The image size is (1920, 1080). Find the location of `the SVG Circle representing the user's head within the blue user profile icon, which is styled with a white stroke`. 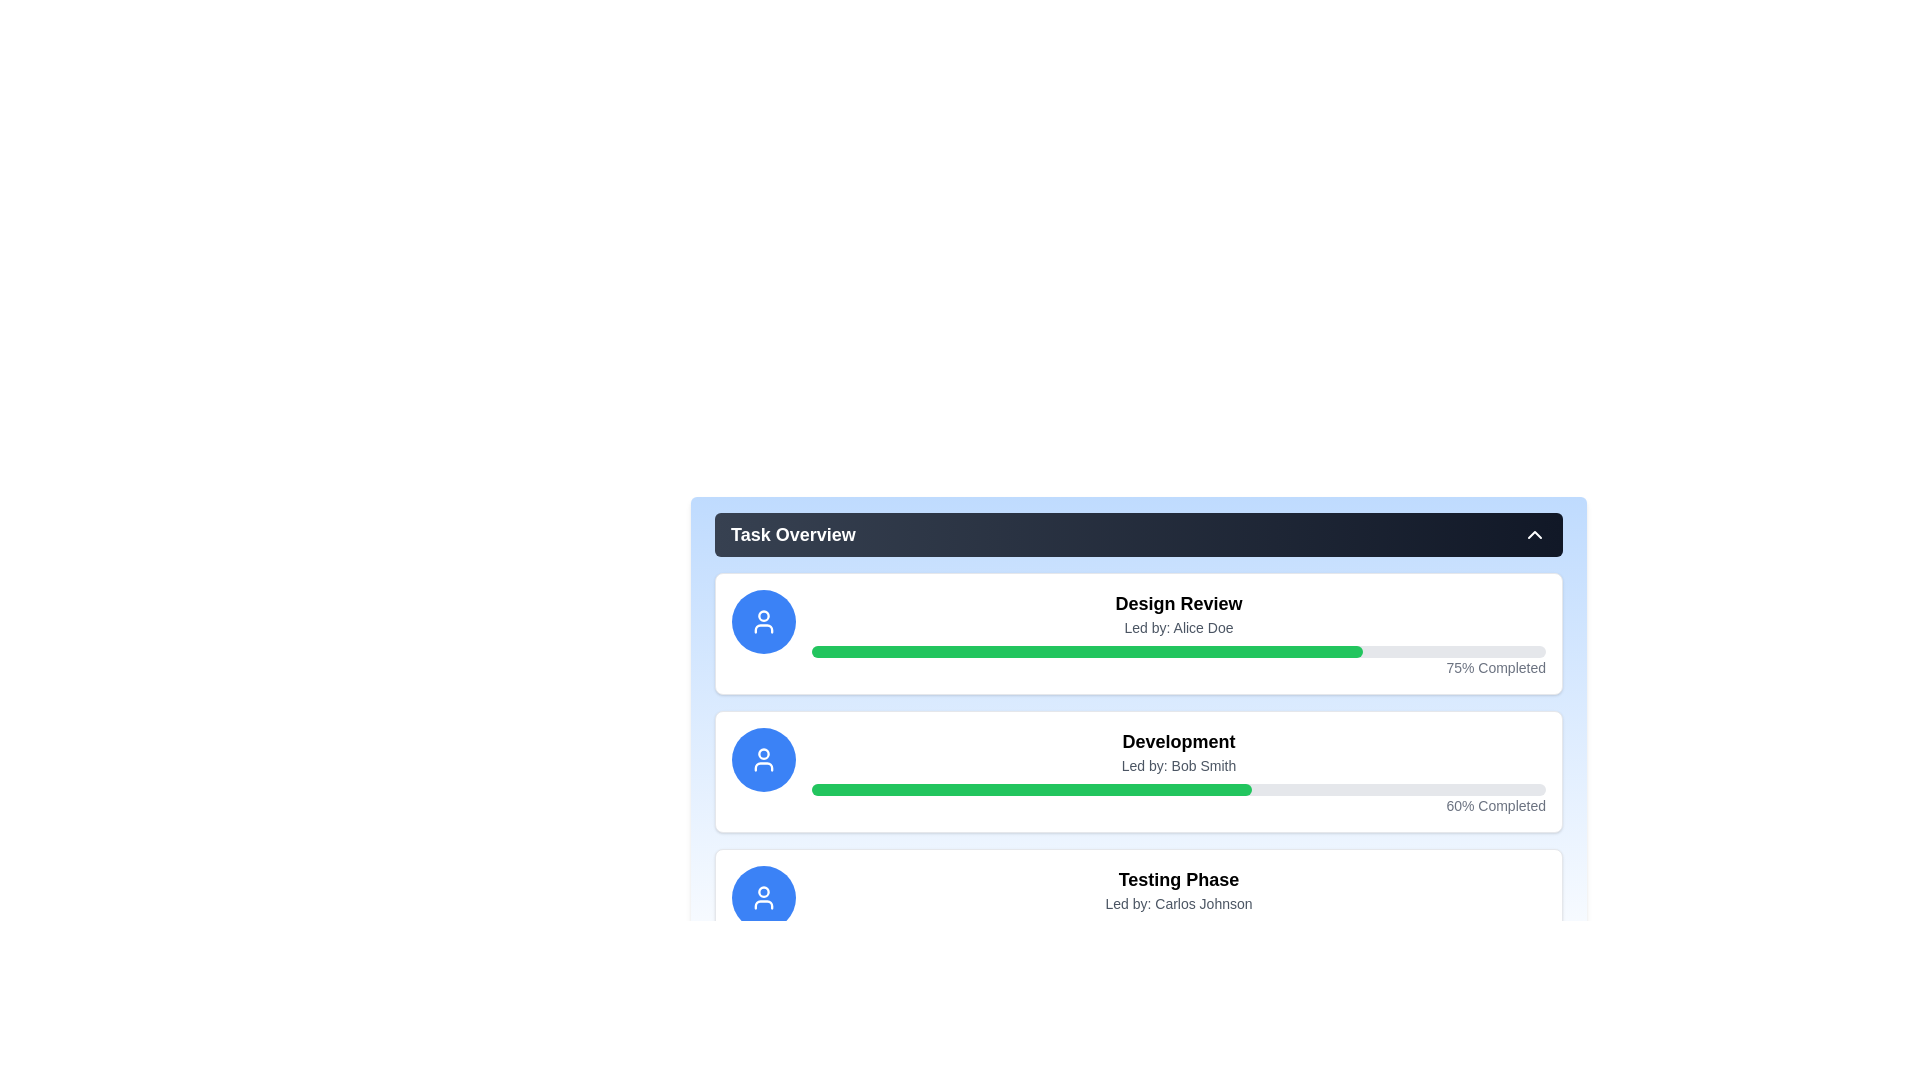

the SVG Circle representing the user's head within the blue user profile icon, which is styled with a white stroke is located at coordinates (762, 615).